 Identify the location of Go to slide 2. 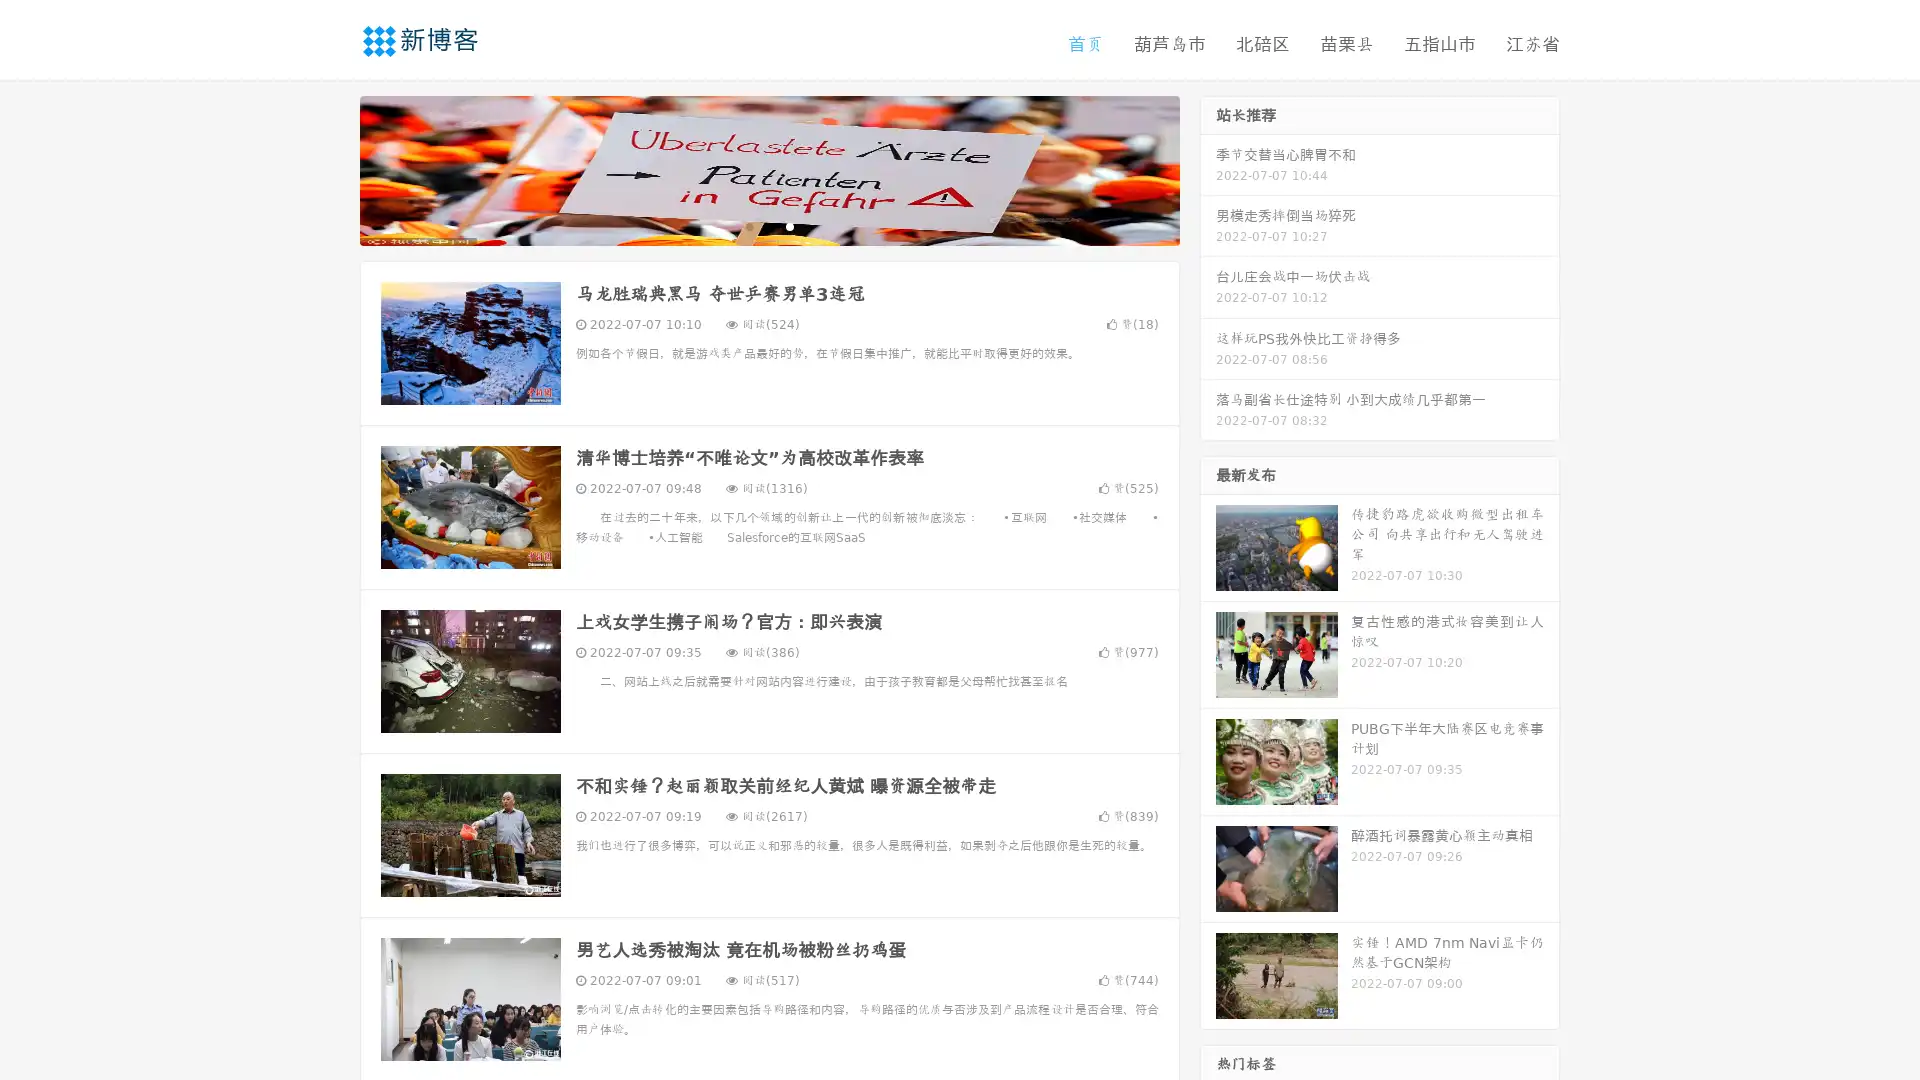
(768, 225).